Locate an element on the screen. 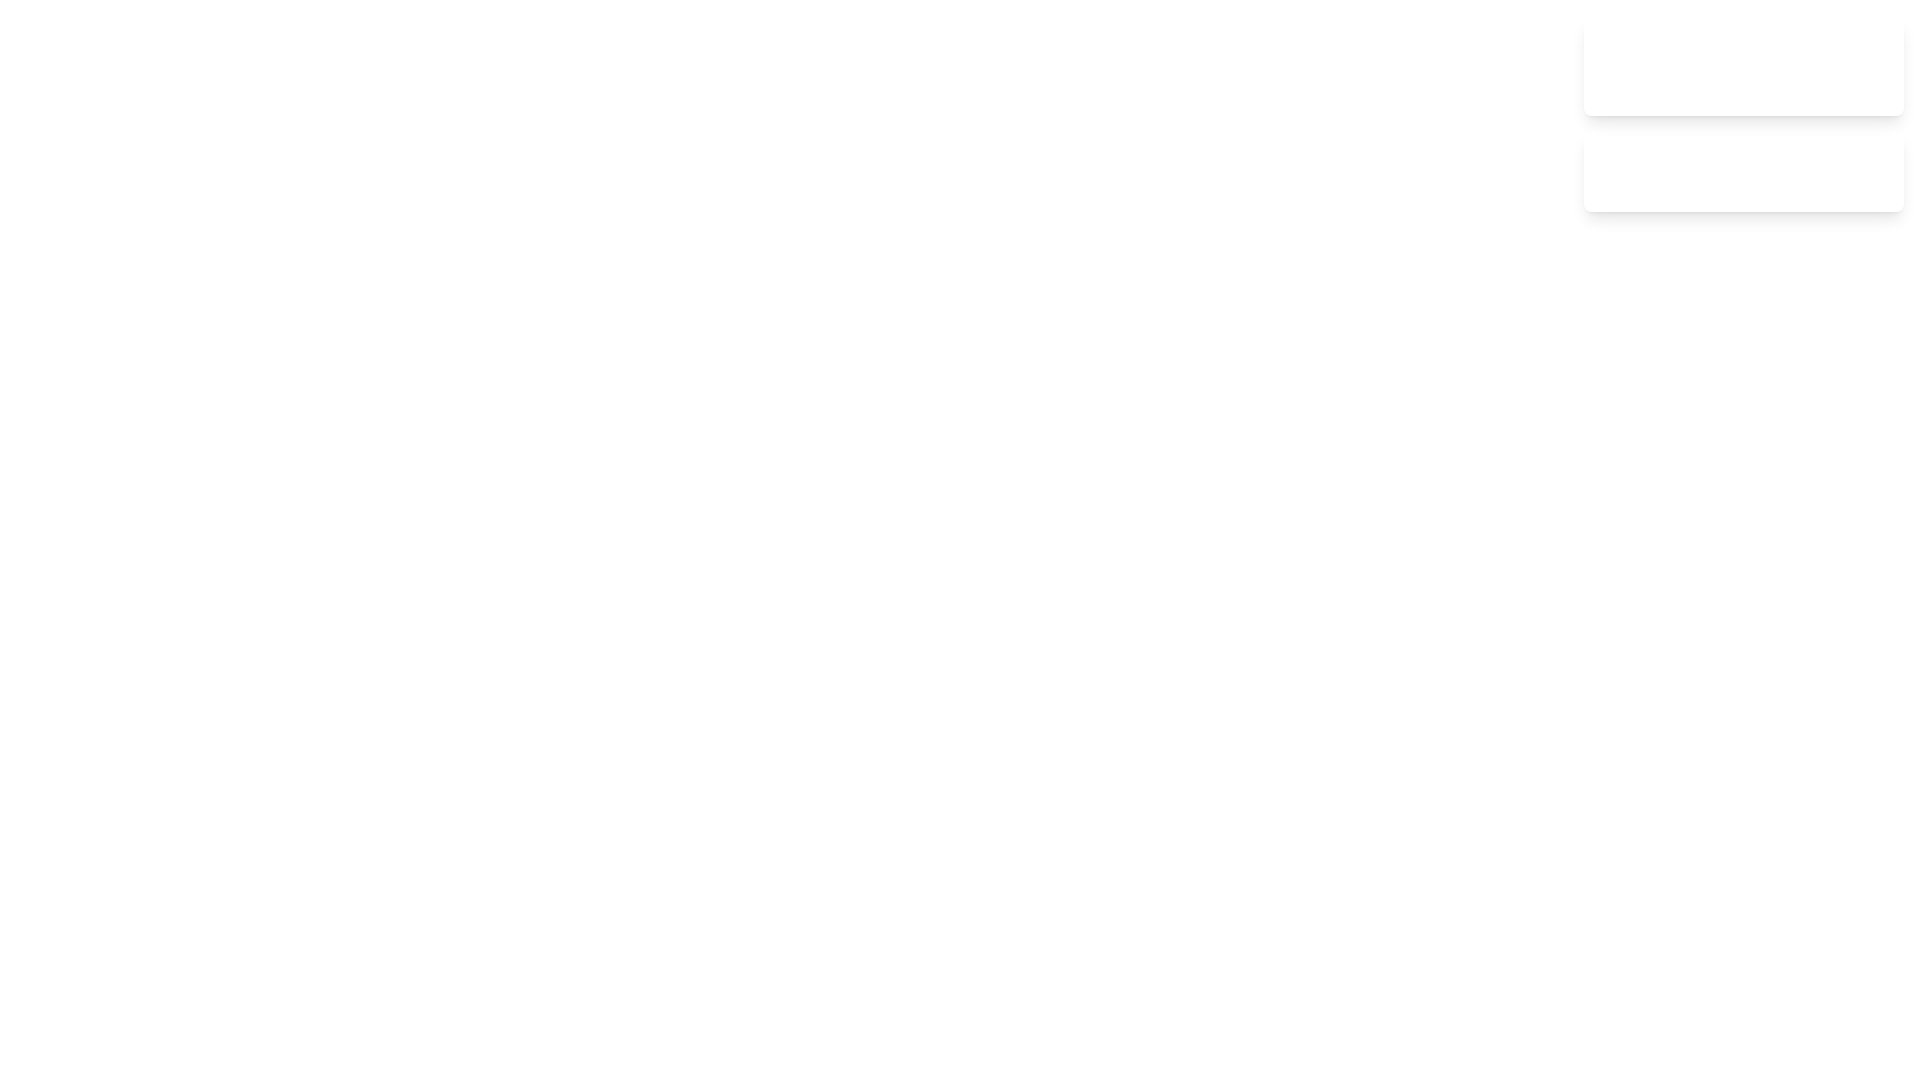 The height and width of the screenshot is (1080, 1920). the close button of the notification to dismiss it is located at coordinates (1876, 64).